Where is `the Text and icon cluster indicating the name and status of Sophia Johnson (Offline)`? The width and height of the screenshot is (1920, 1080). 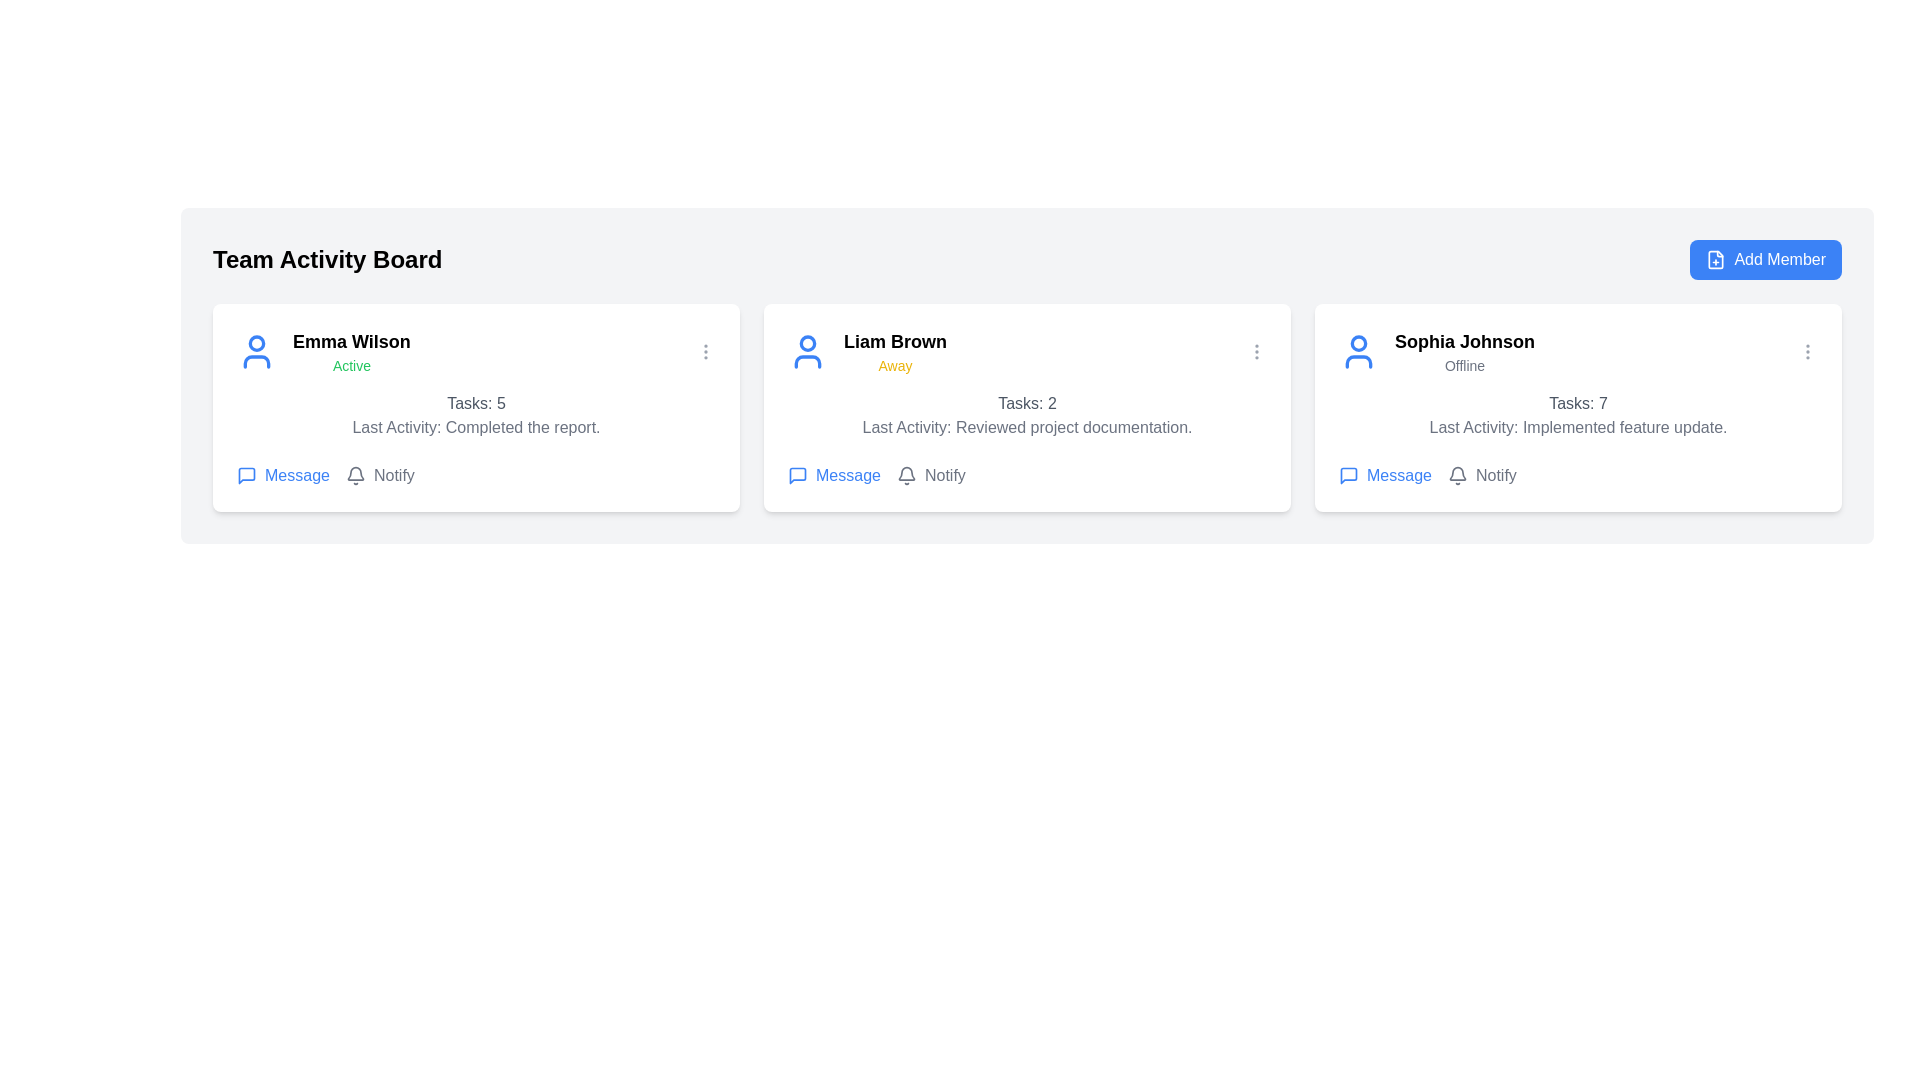 the Text and icon cluster indicating the name and status of Sophia Johnson (Offline) is located at coordinates (1577, 350).